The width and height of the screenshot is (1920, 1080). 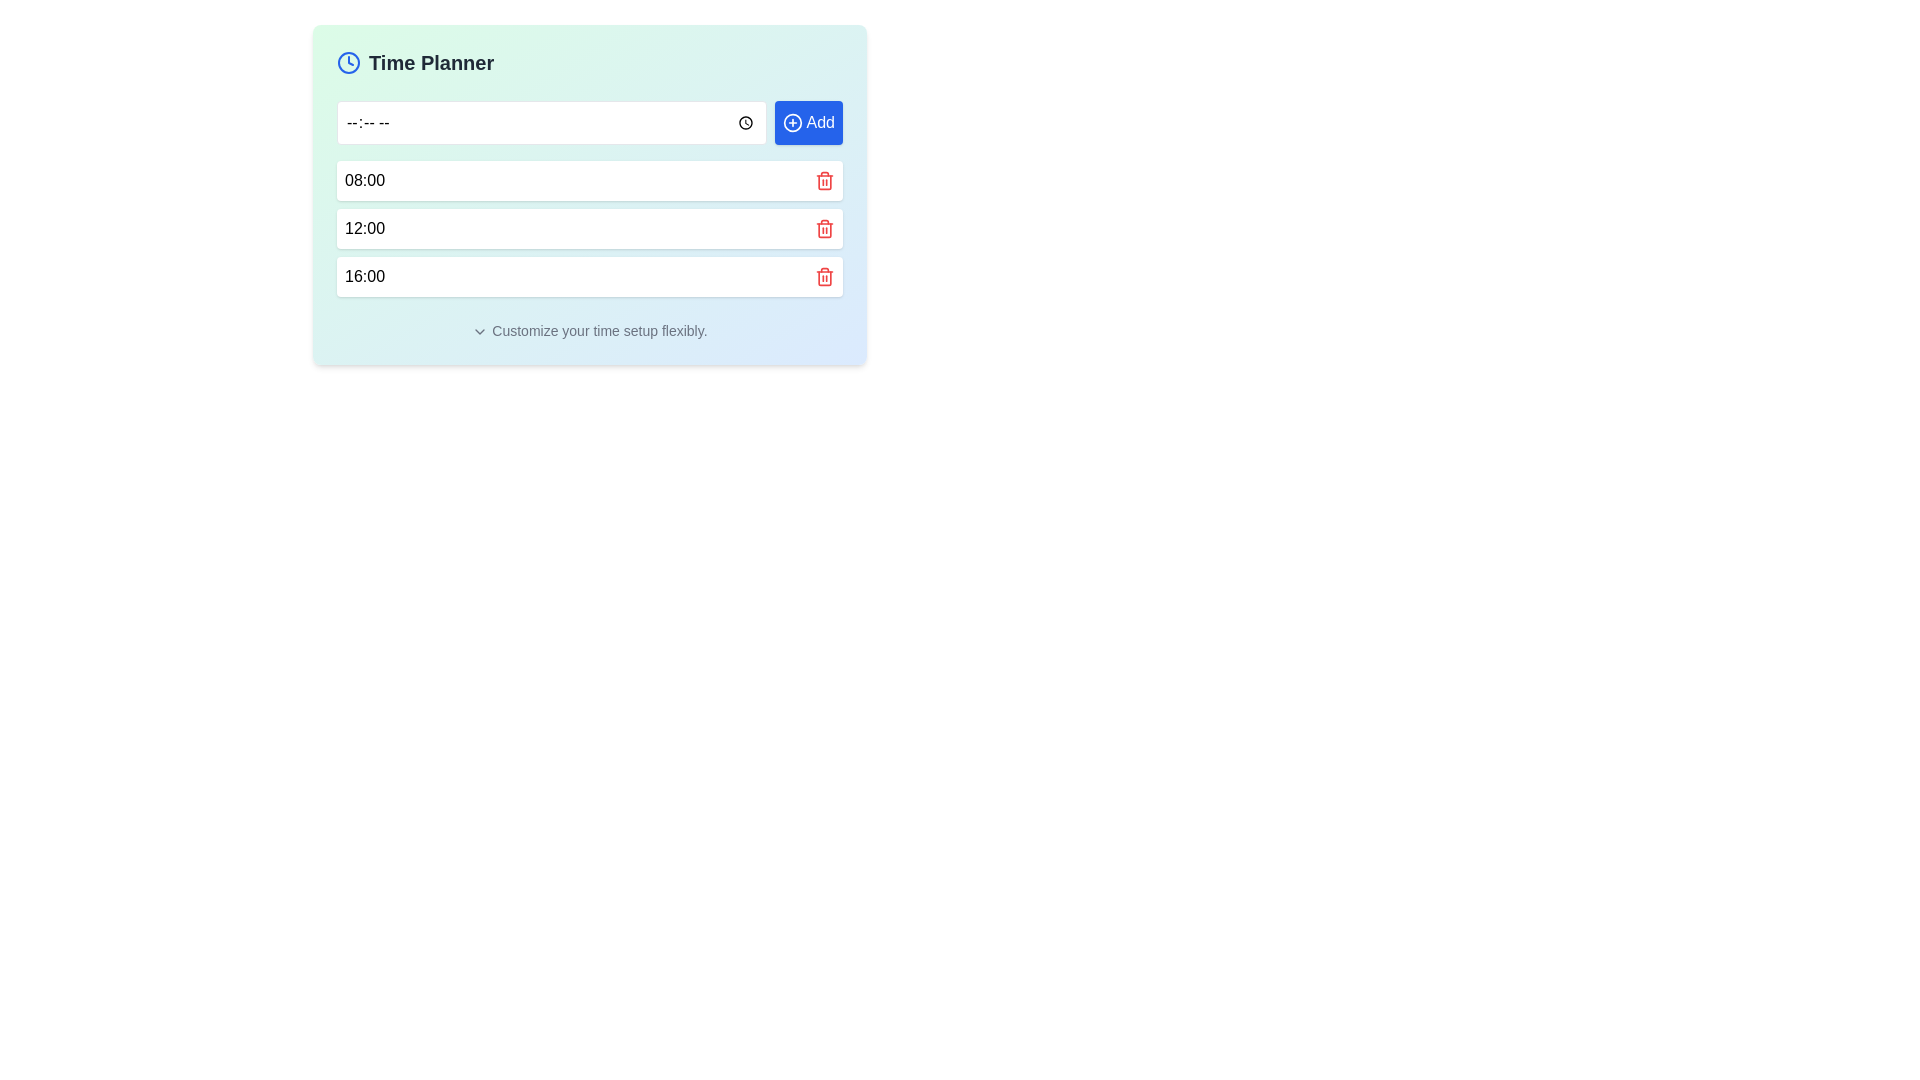 What do you see at coordinates (364, 181) in the screenshot?
I see `the first time entry Text label in the 'Time Planner' section, which displays a specific time and is positioned above '12:00'` at bounding box center [364, 181].